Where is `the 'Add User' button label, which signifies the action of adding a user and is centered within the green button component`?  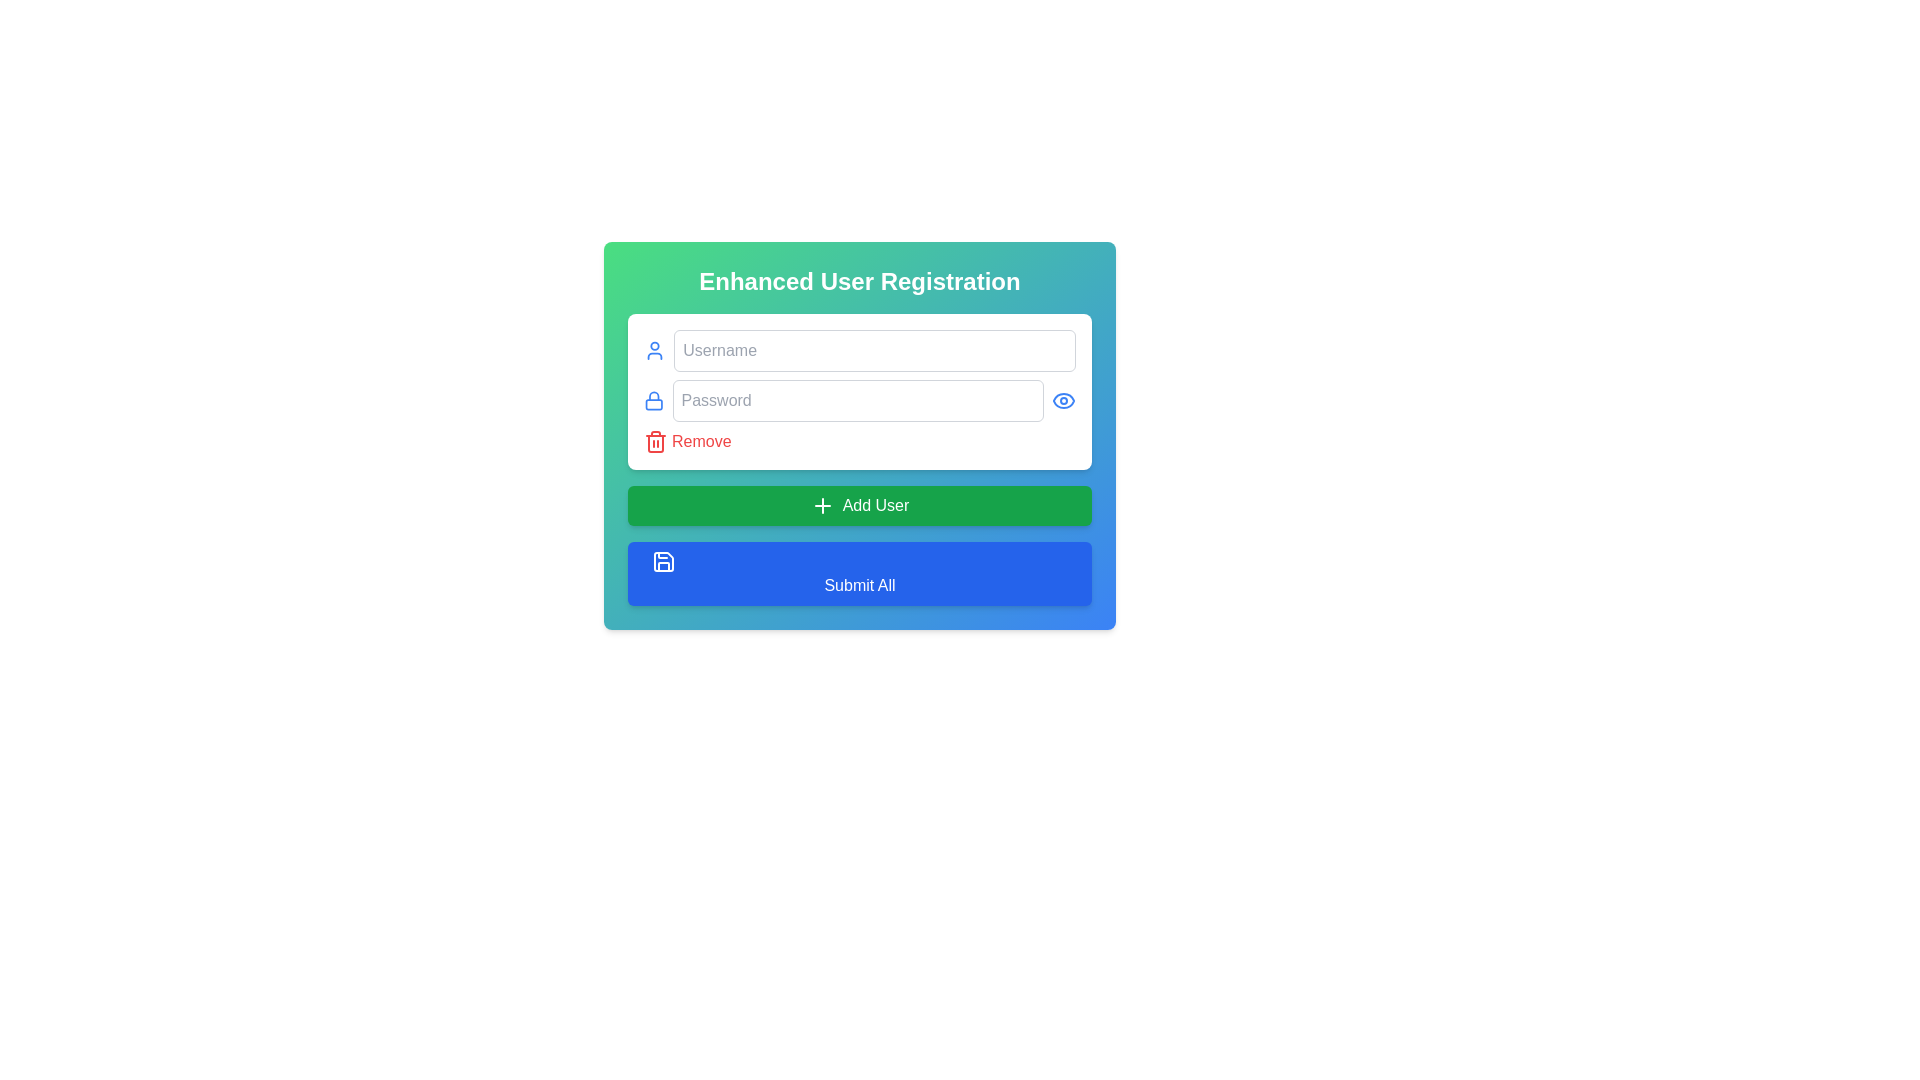
the 'Add User' button label, which signifies the action of adding a user and is centered within the green button component is located at coordinates (875, 504).